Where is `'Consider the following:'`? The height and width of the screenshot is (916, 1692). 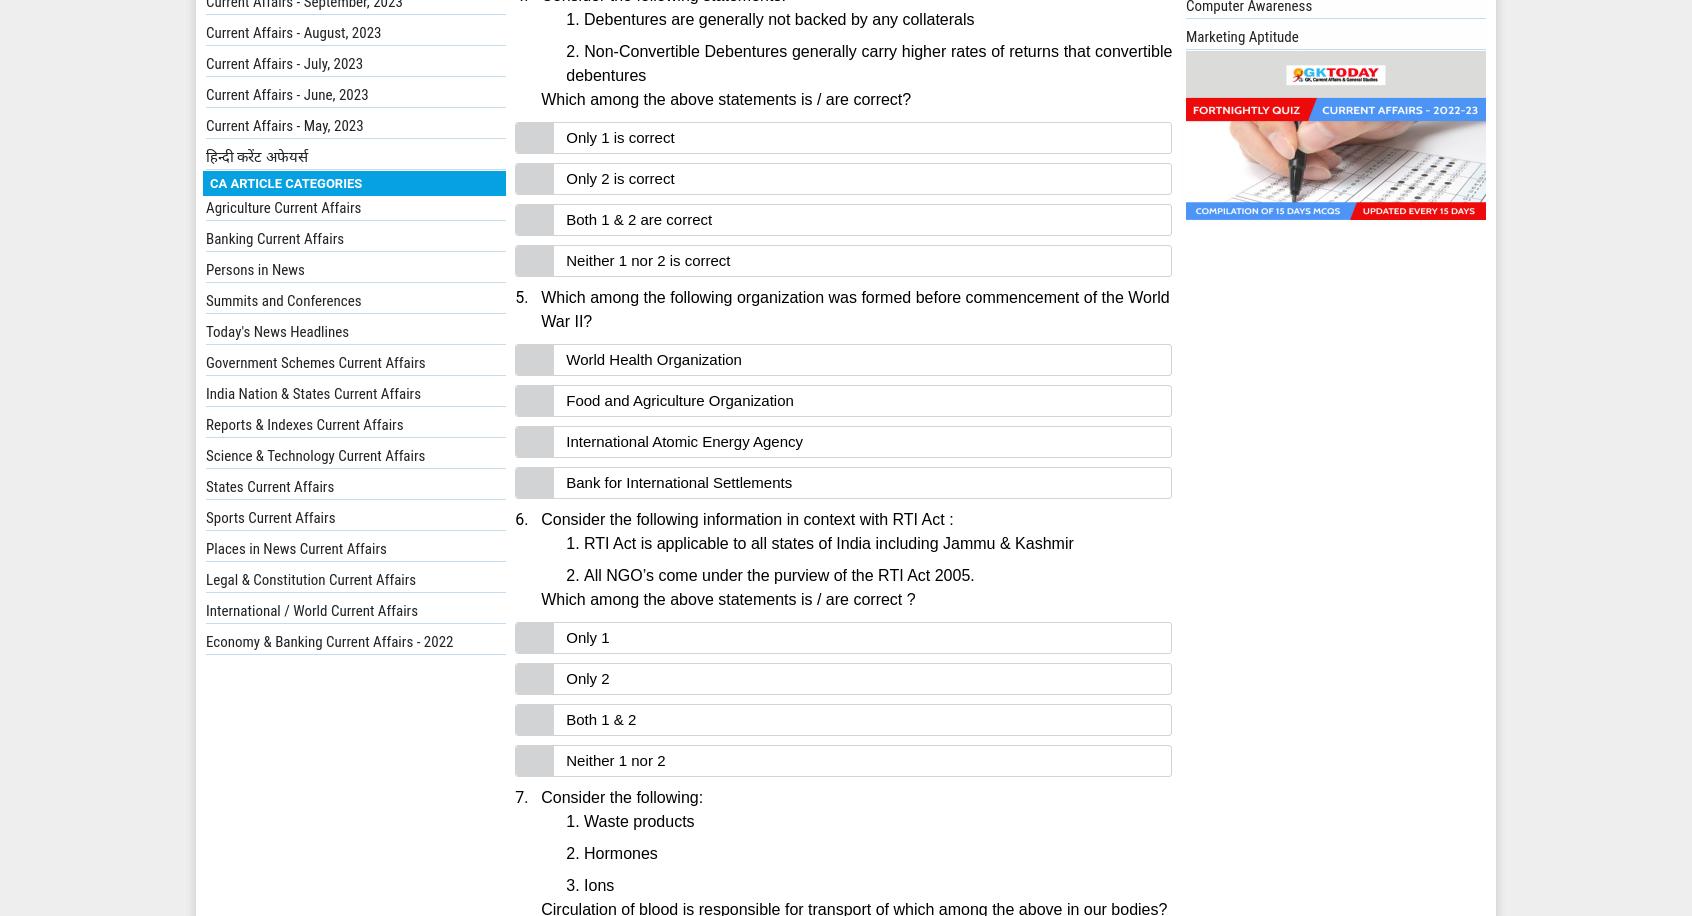 'Consider the following:' is located at coordinates (620, 796).